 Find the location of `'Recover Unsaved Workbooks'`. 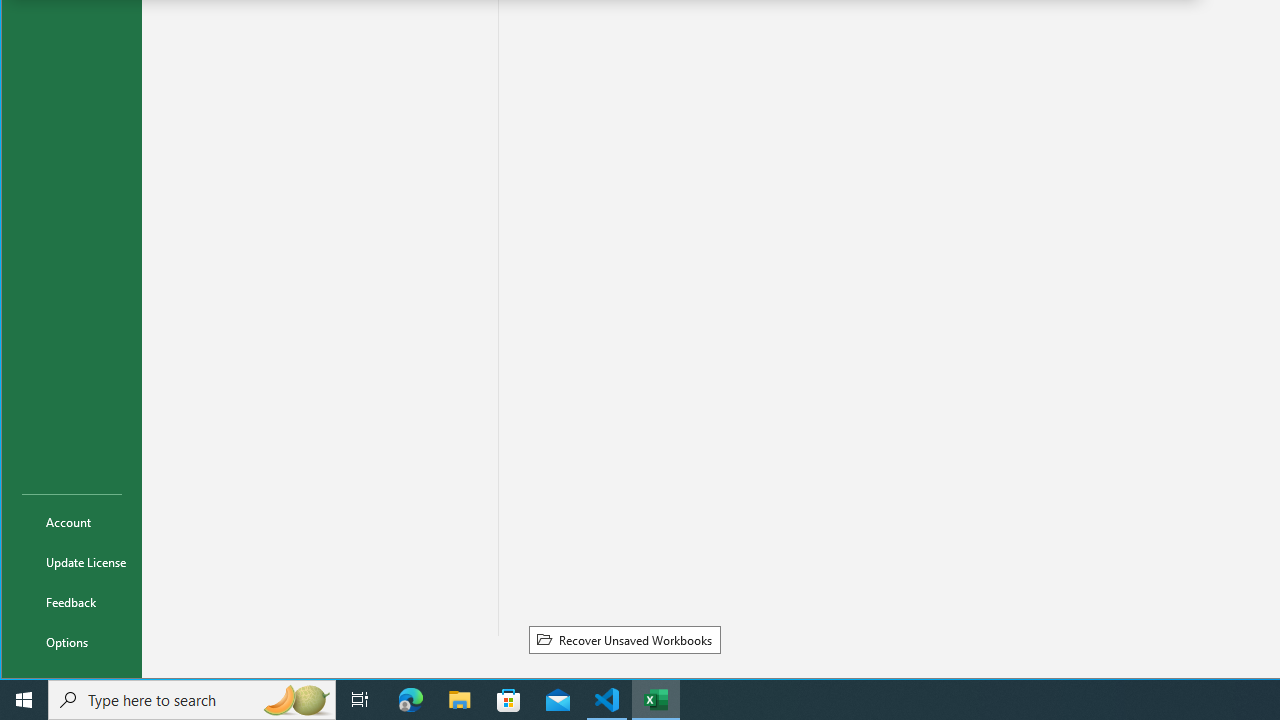

'Recover Unsaved Workbooks' is located at coordinates (623, 639).